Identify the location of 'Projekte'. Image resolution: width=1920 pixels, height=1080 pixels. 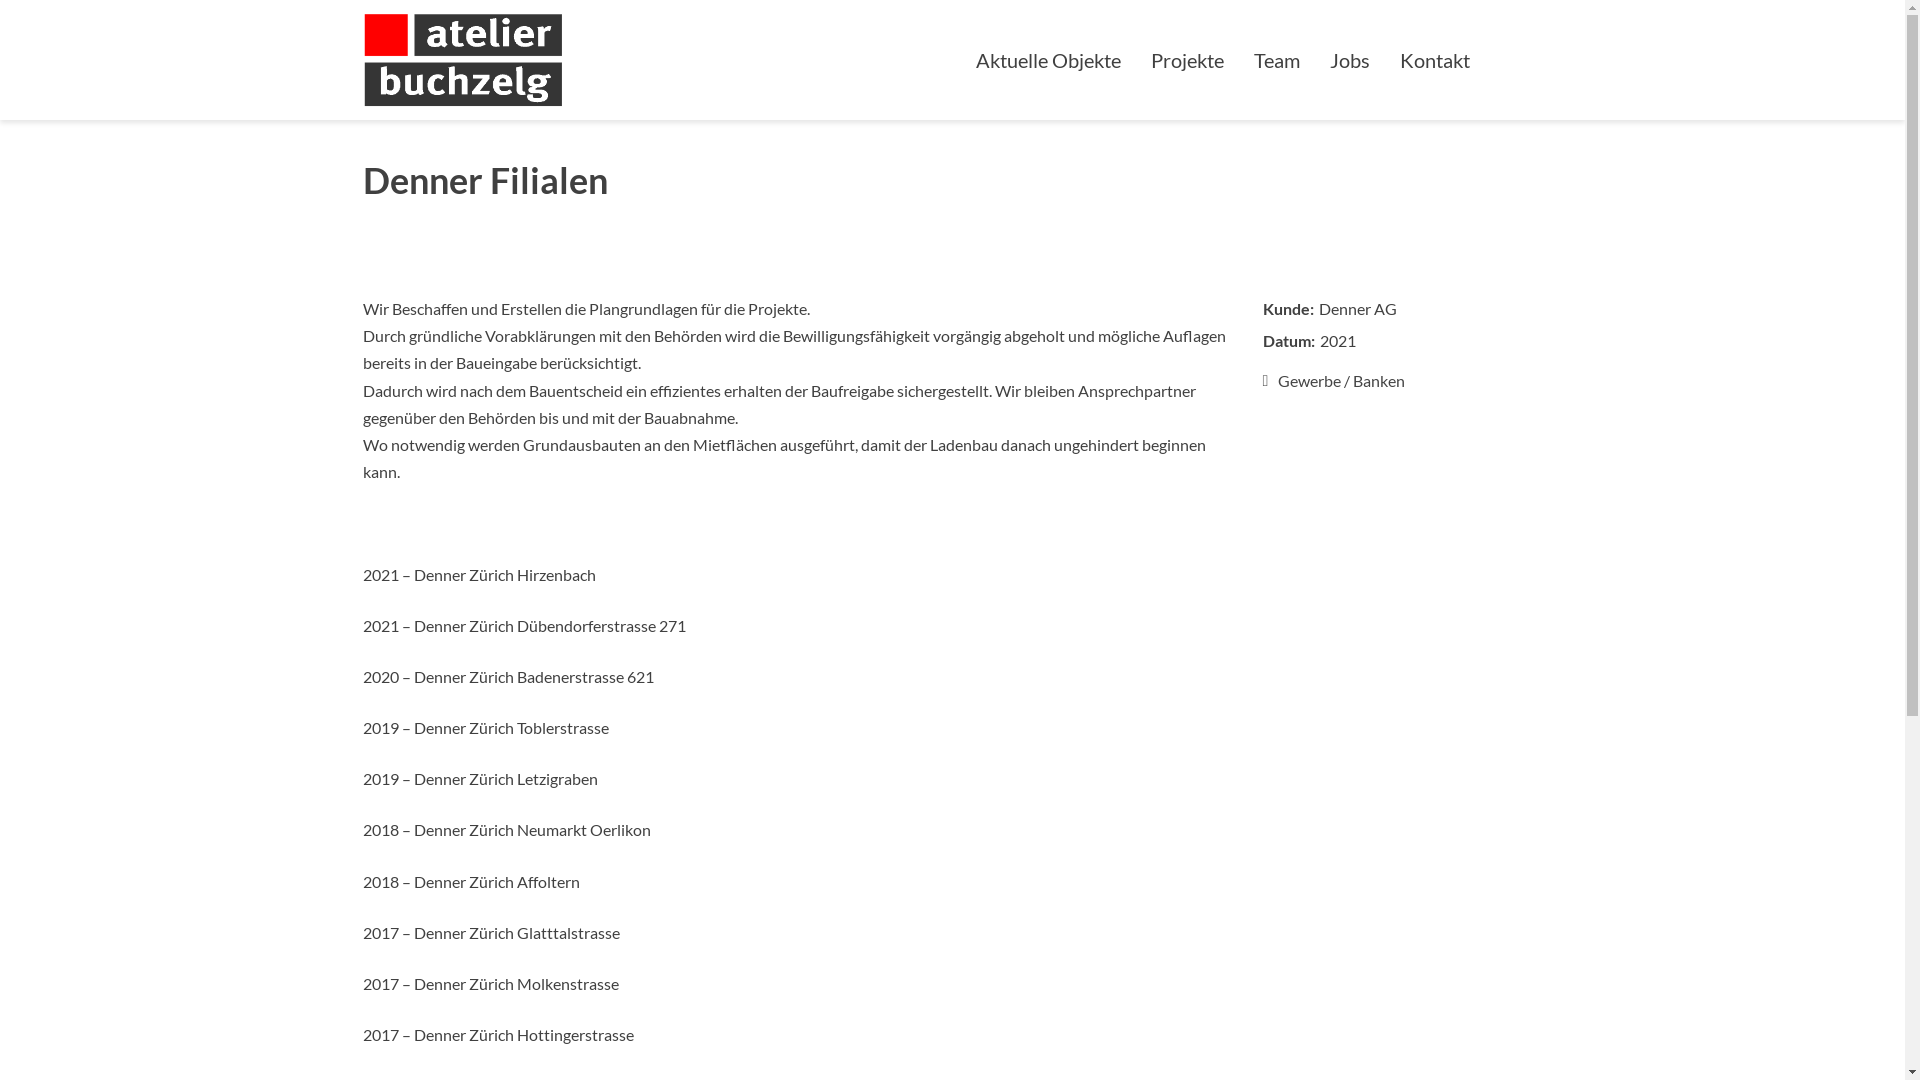
(1136, 59).